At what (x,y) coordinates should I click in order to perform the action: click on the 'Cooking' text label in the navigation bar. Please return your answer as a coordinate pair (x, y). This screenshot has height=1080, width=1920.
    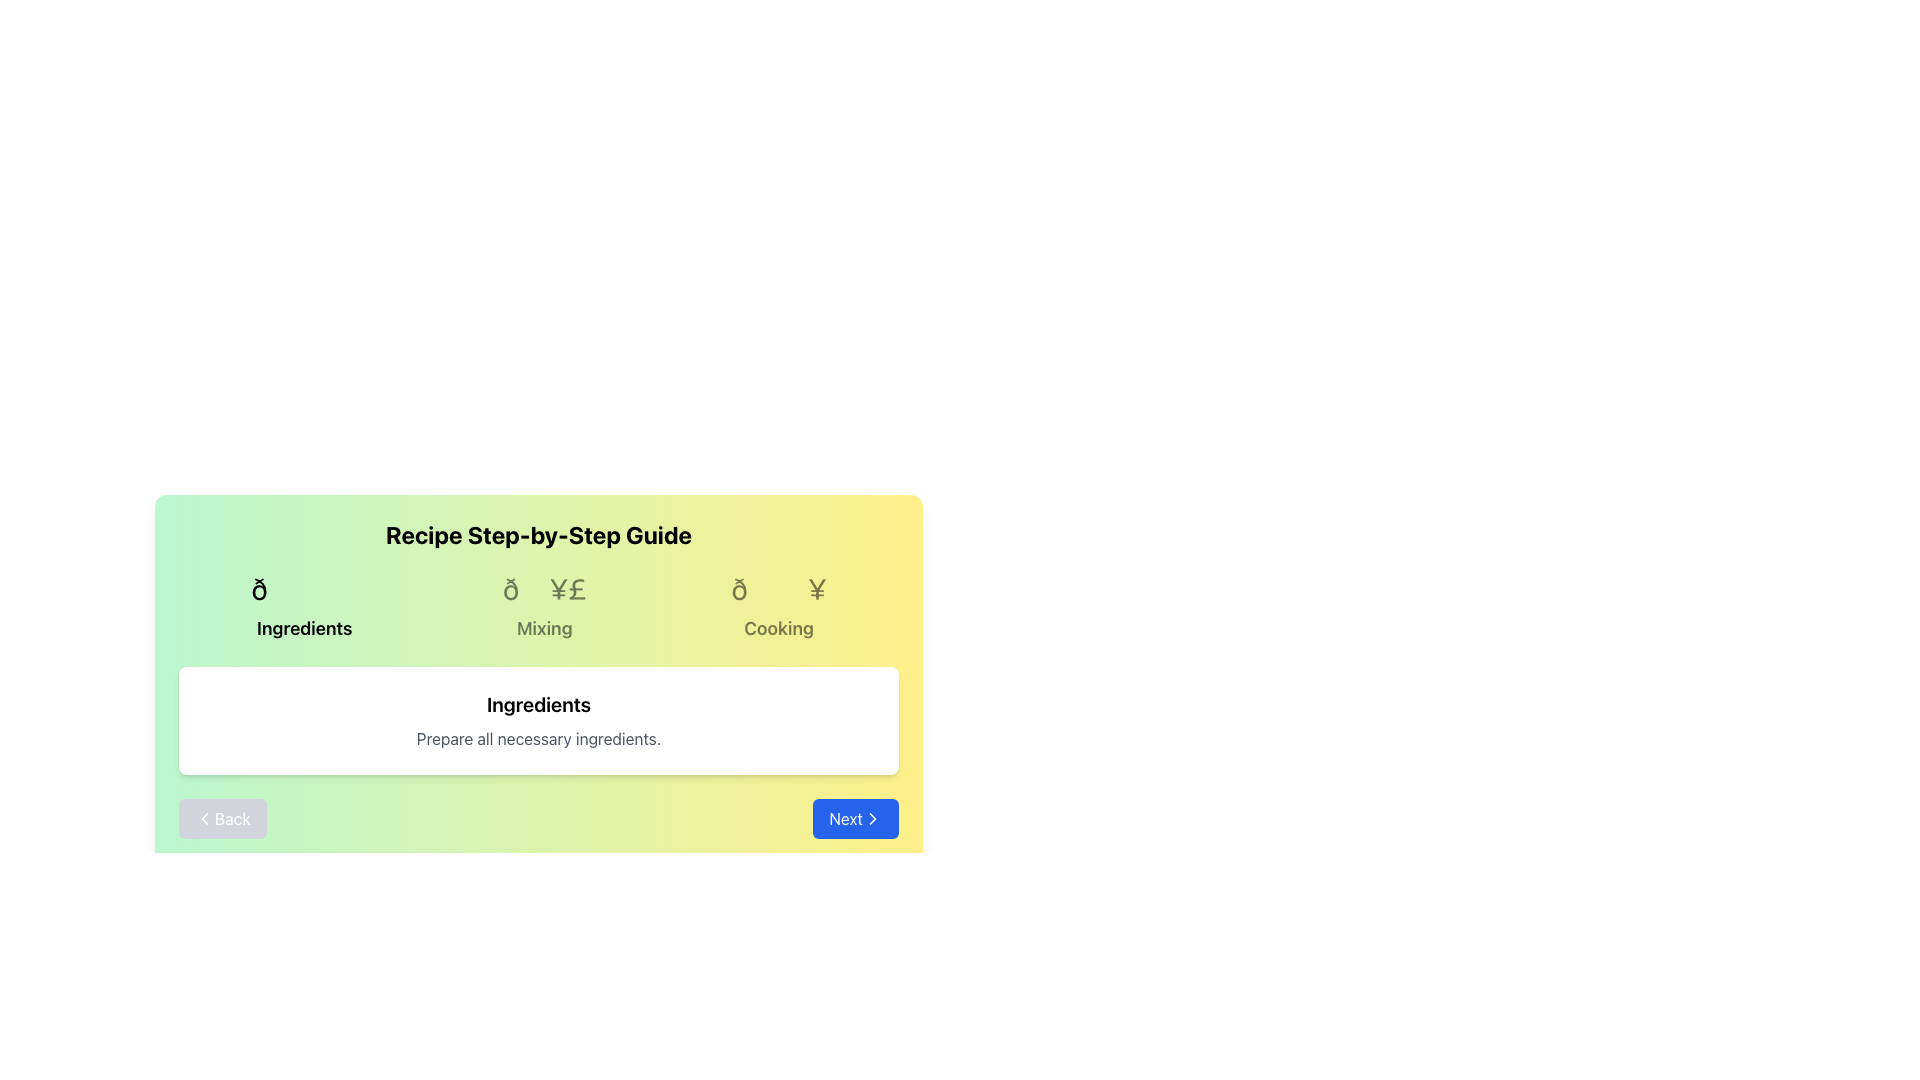
    Looking at the image, I should click on (777, 627).